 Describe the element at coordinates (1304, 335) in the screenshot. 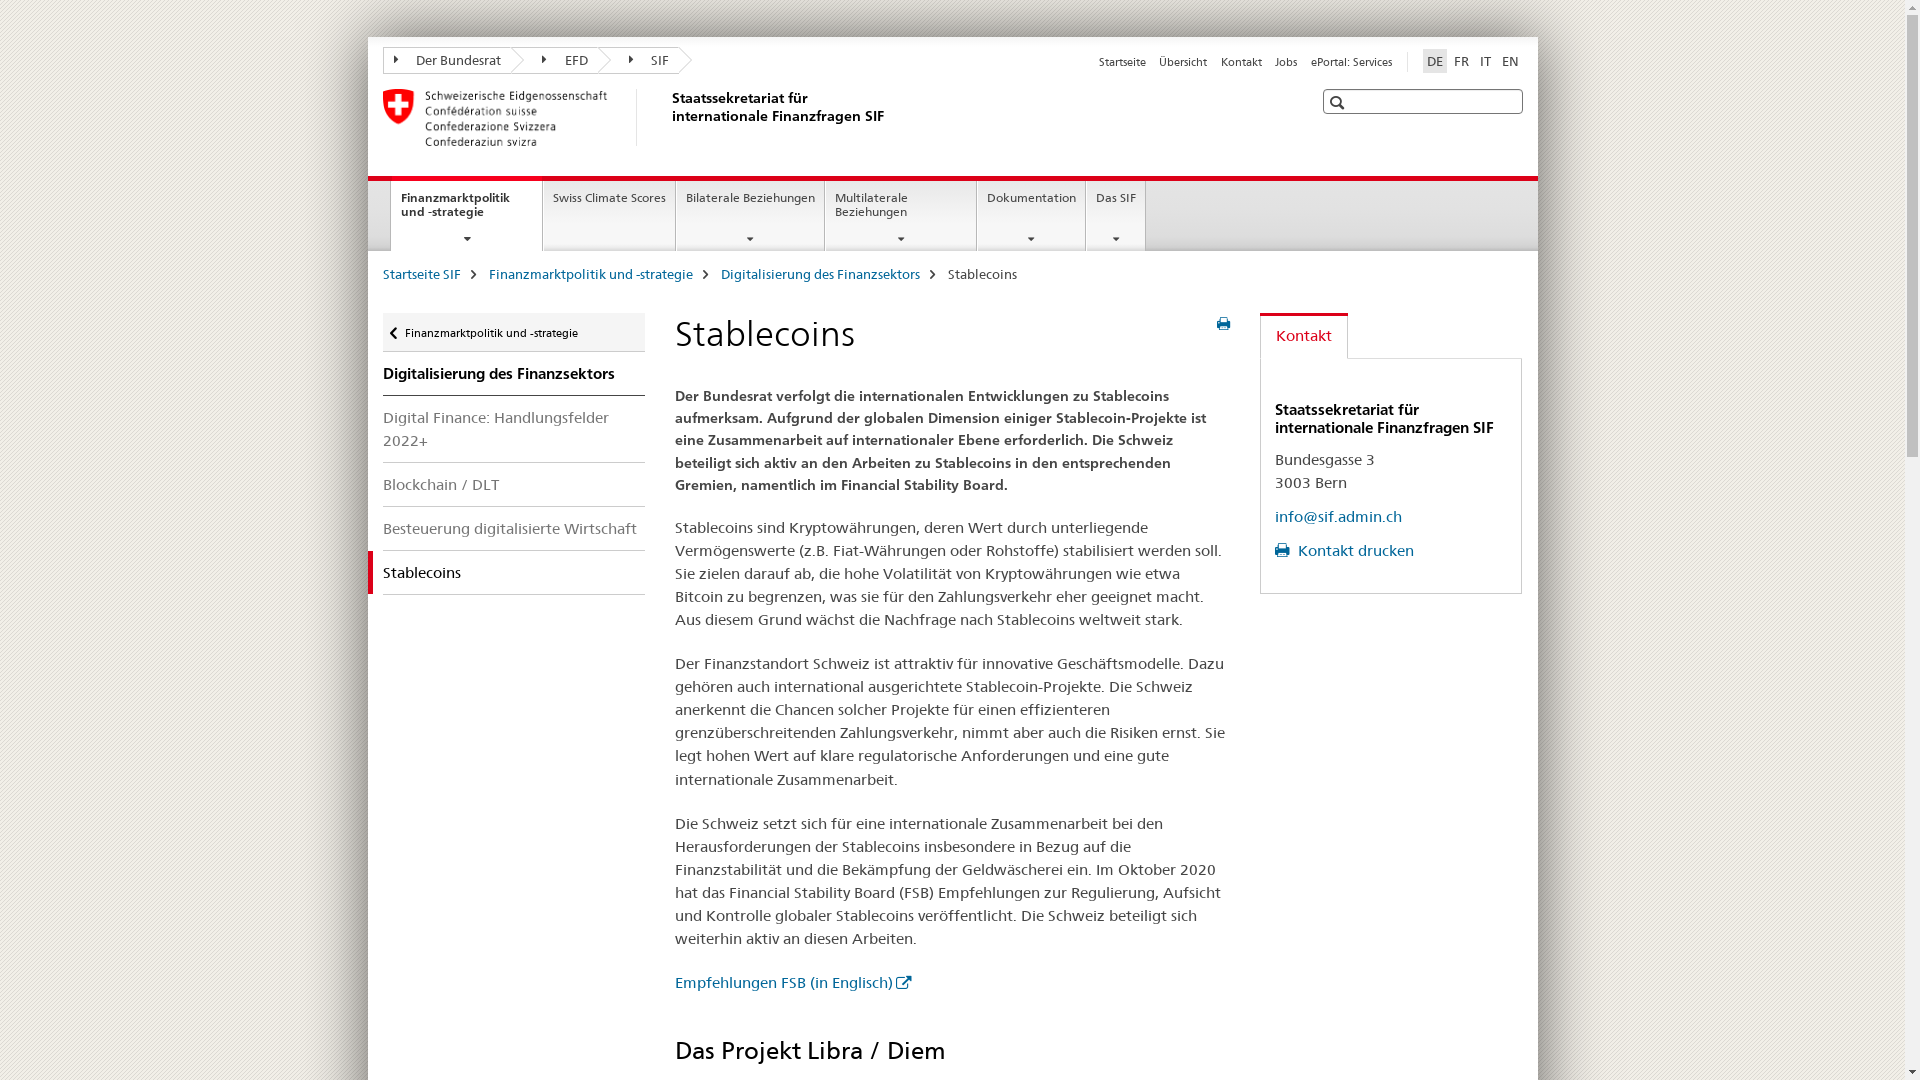

I see `'Kontakt'` at that location.